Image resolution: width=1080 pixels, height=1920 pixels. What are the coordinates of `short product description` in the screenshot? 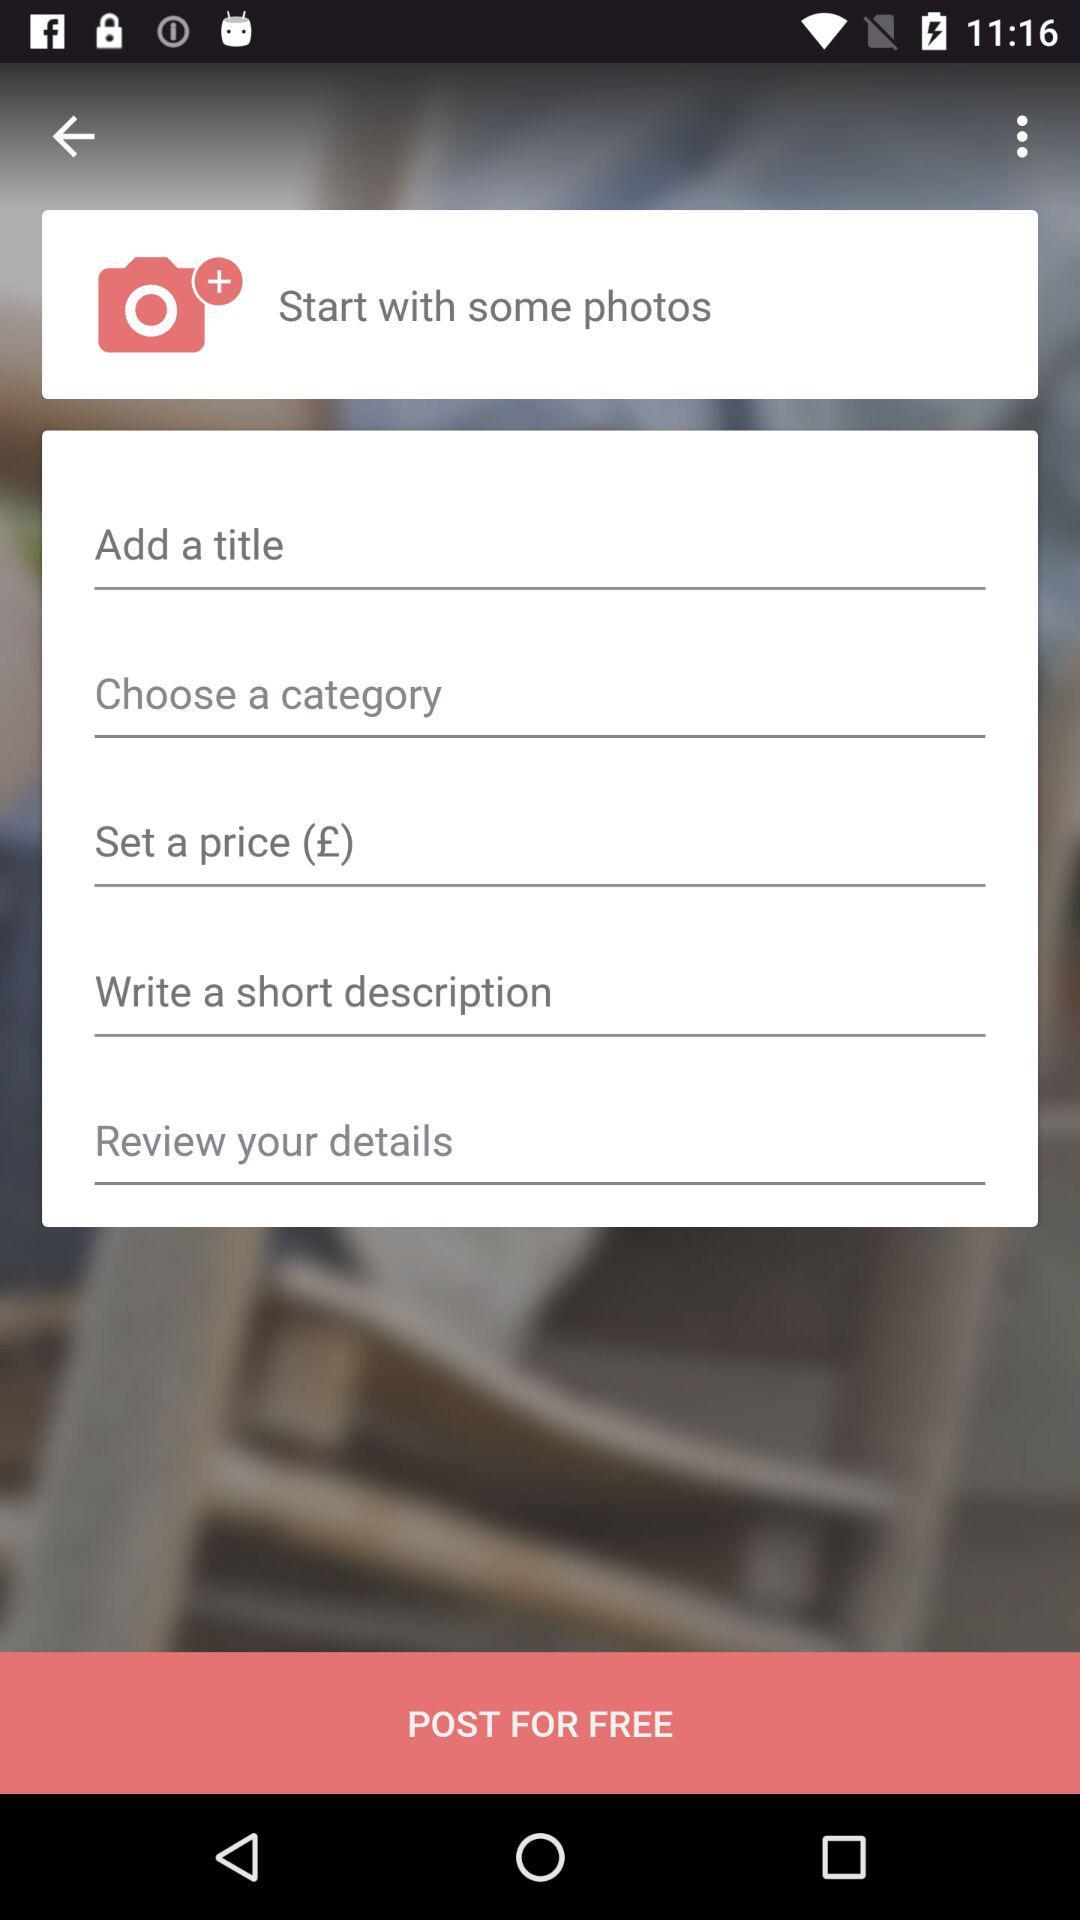 It's located at (540, 993).